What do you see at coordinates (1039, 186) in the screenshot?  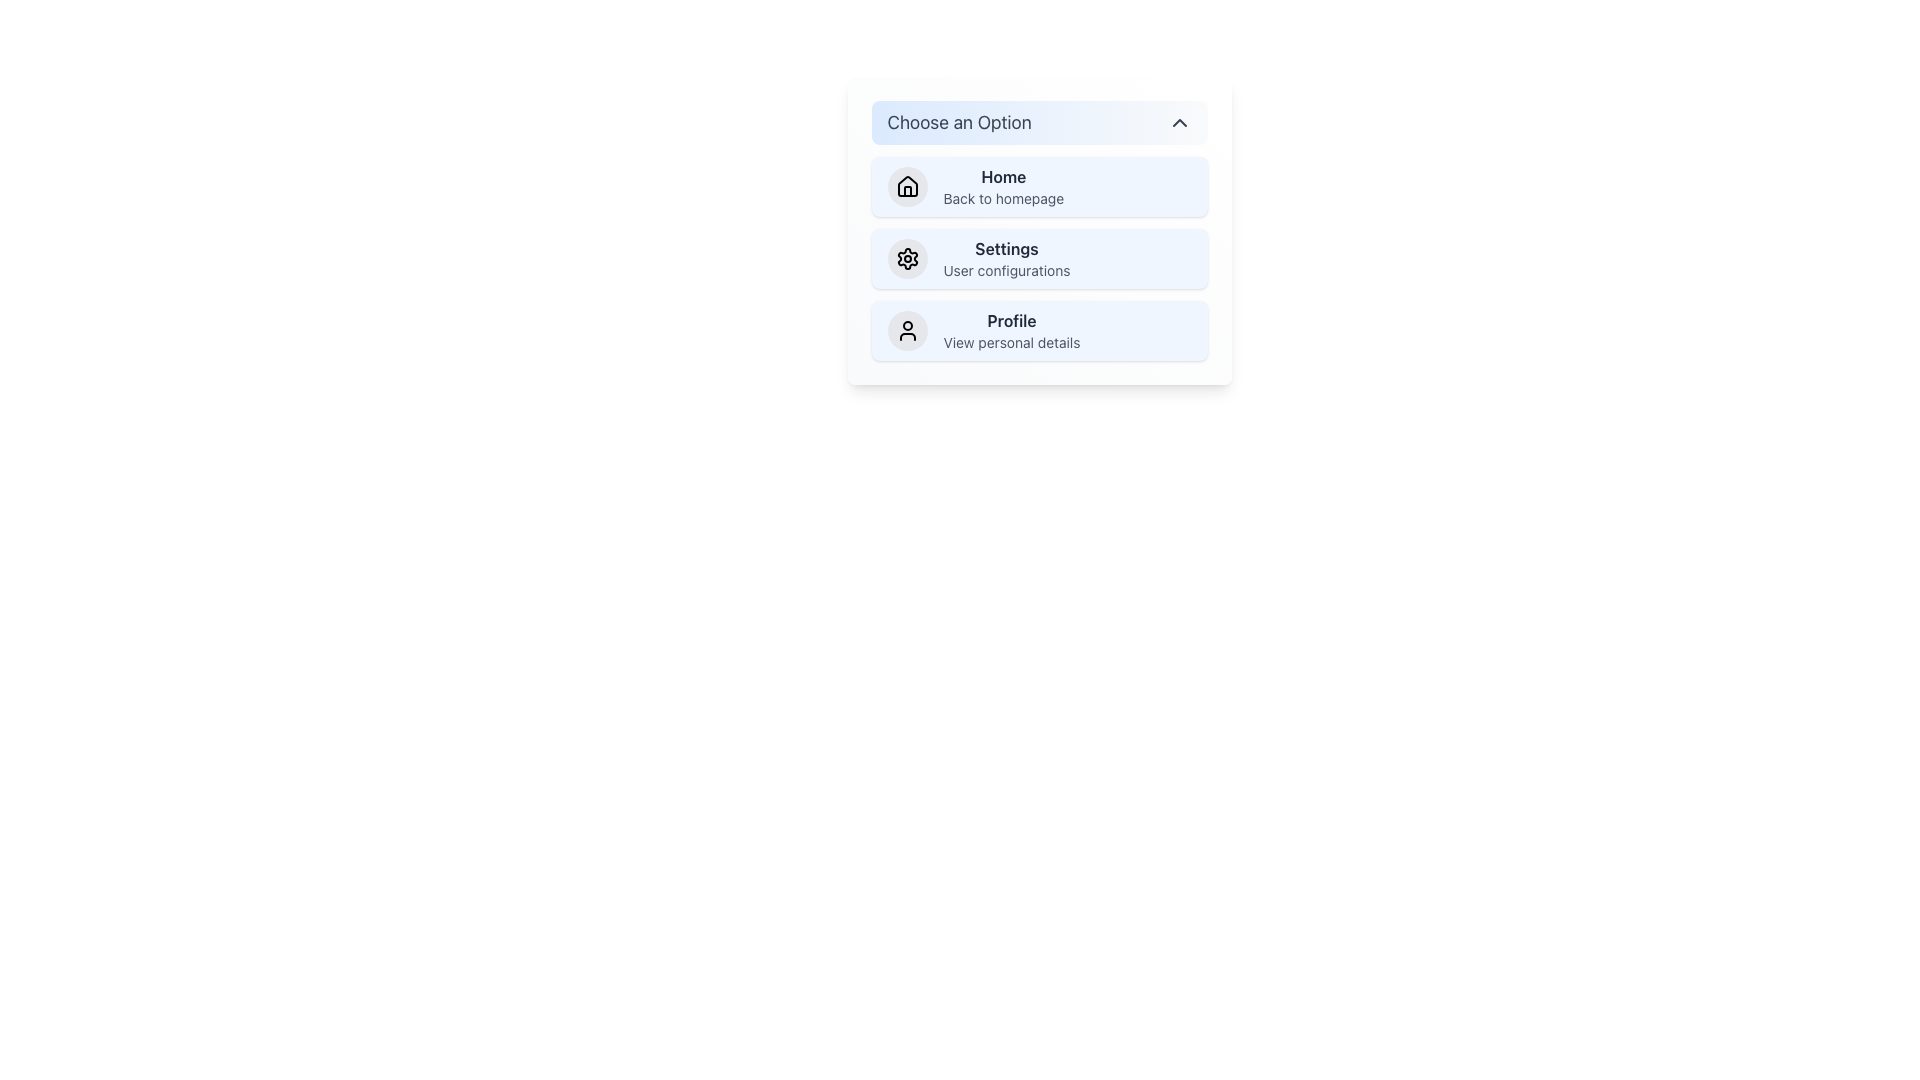 I see `the 'Home' button at the top of the button list` at bounding box center [1039, 186].